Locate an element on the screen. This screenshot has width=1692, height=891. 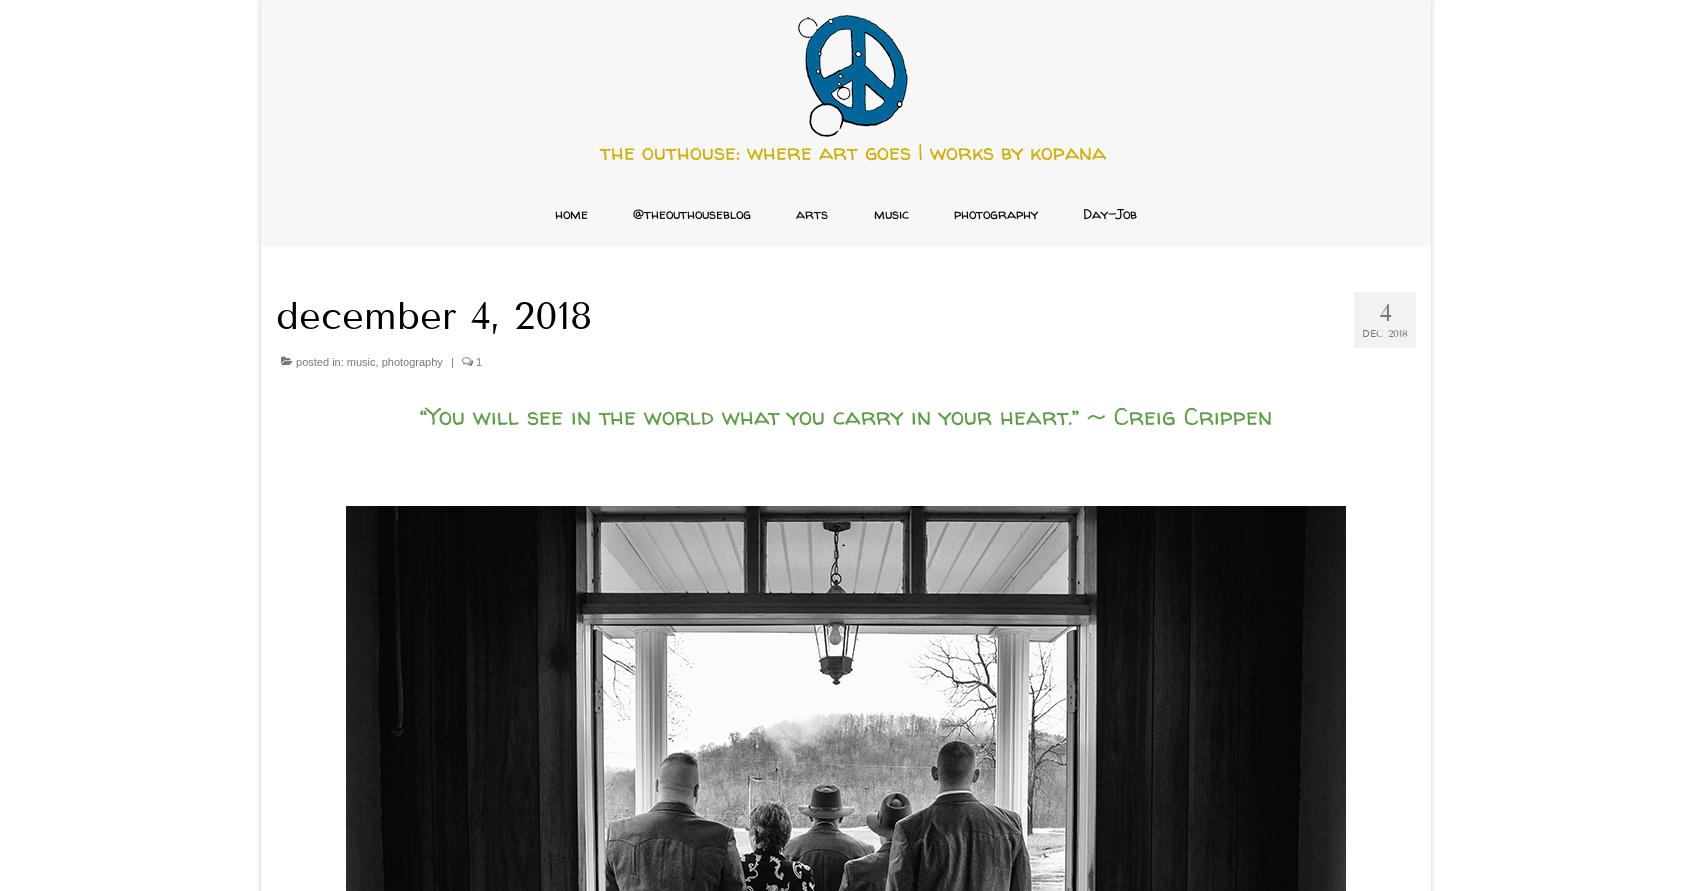
'posted in:' is located at coordinates (318, 362).